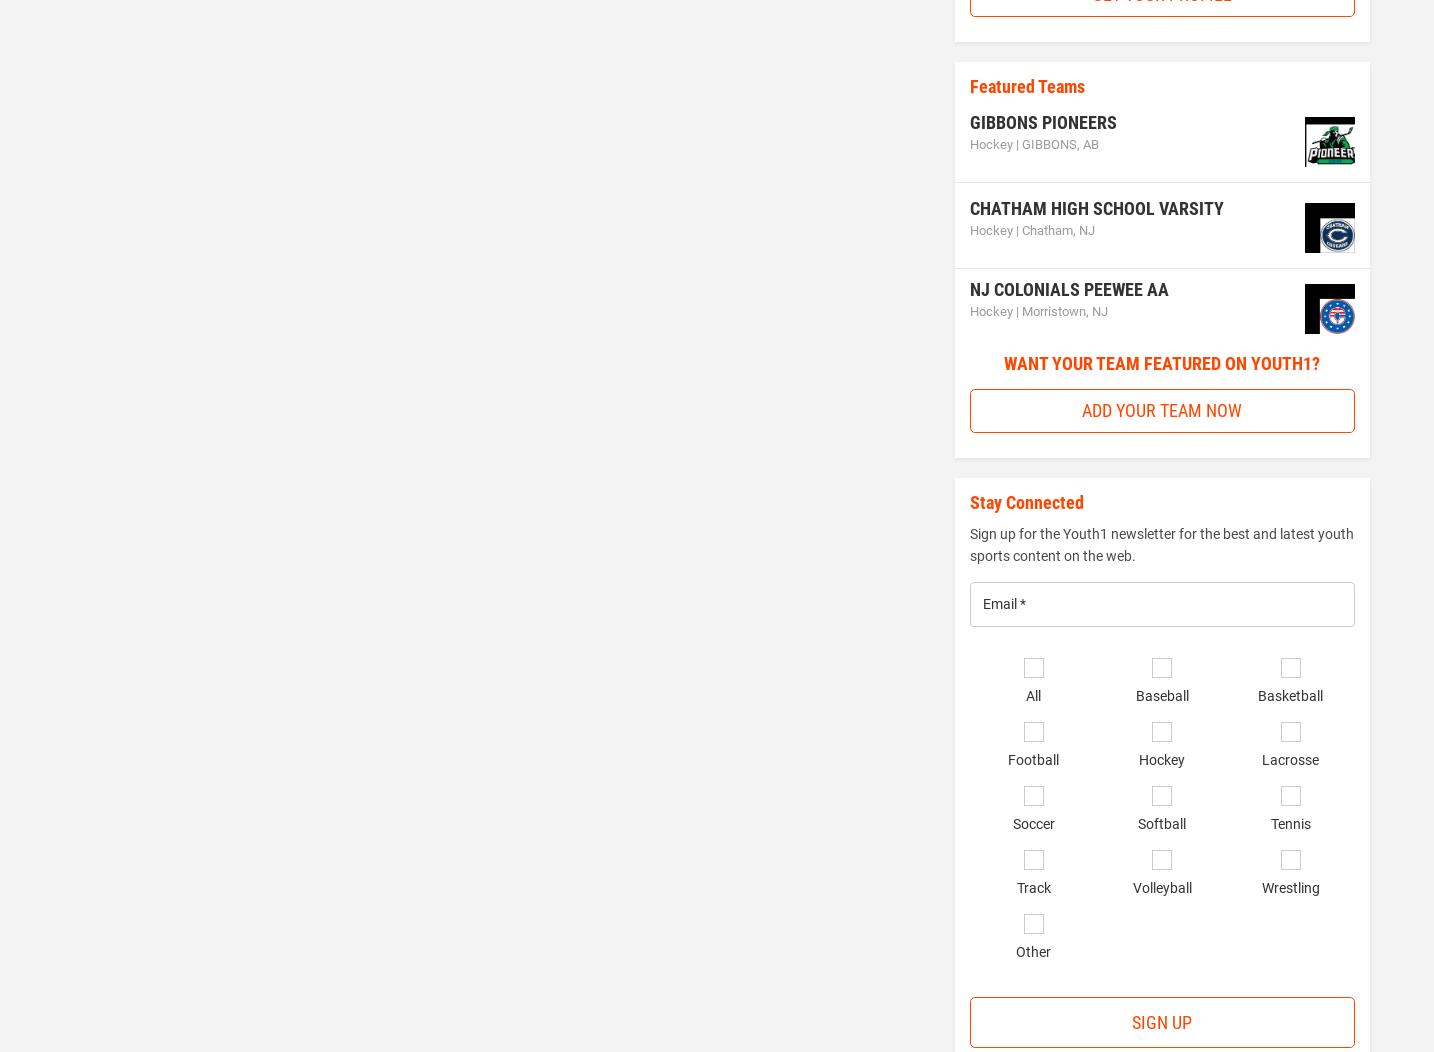  I want to click on '5) DON’T BLAME THE COACH – It is easy to blame others for your short comings. Blaming someone else is the easiest thing to do. Take responsibility for yourself and answer the questions above, be honest with yourself.', so click(473, 90).